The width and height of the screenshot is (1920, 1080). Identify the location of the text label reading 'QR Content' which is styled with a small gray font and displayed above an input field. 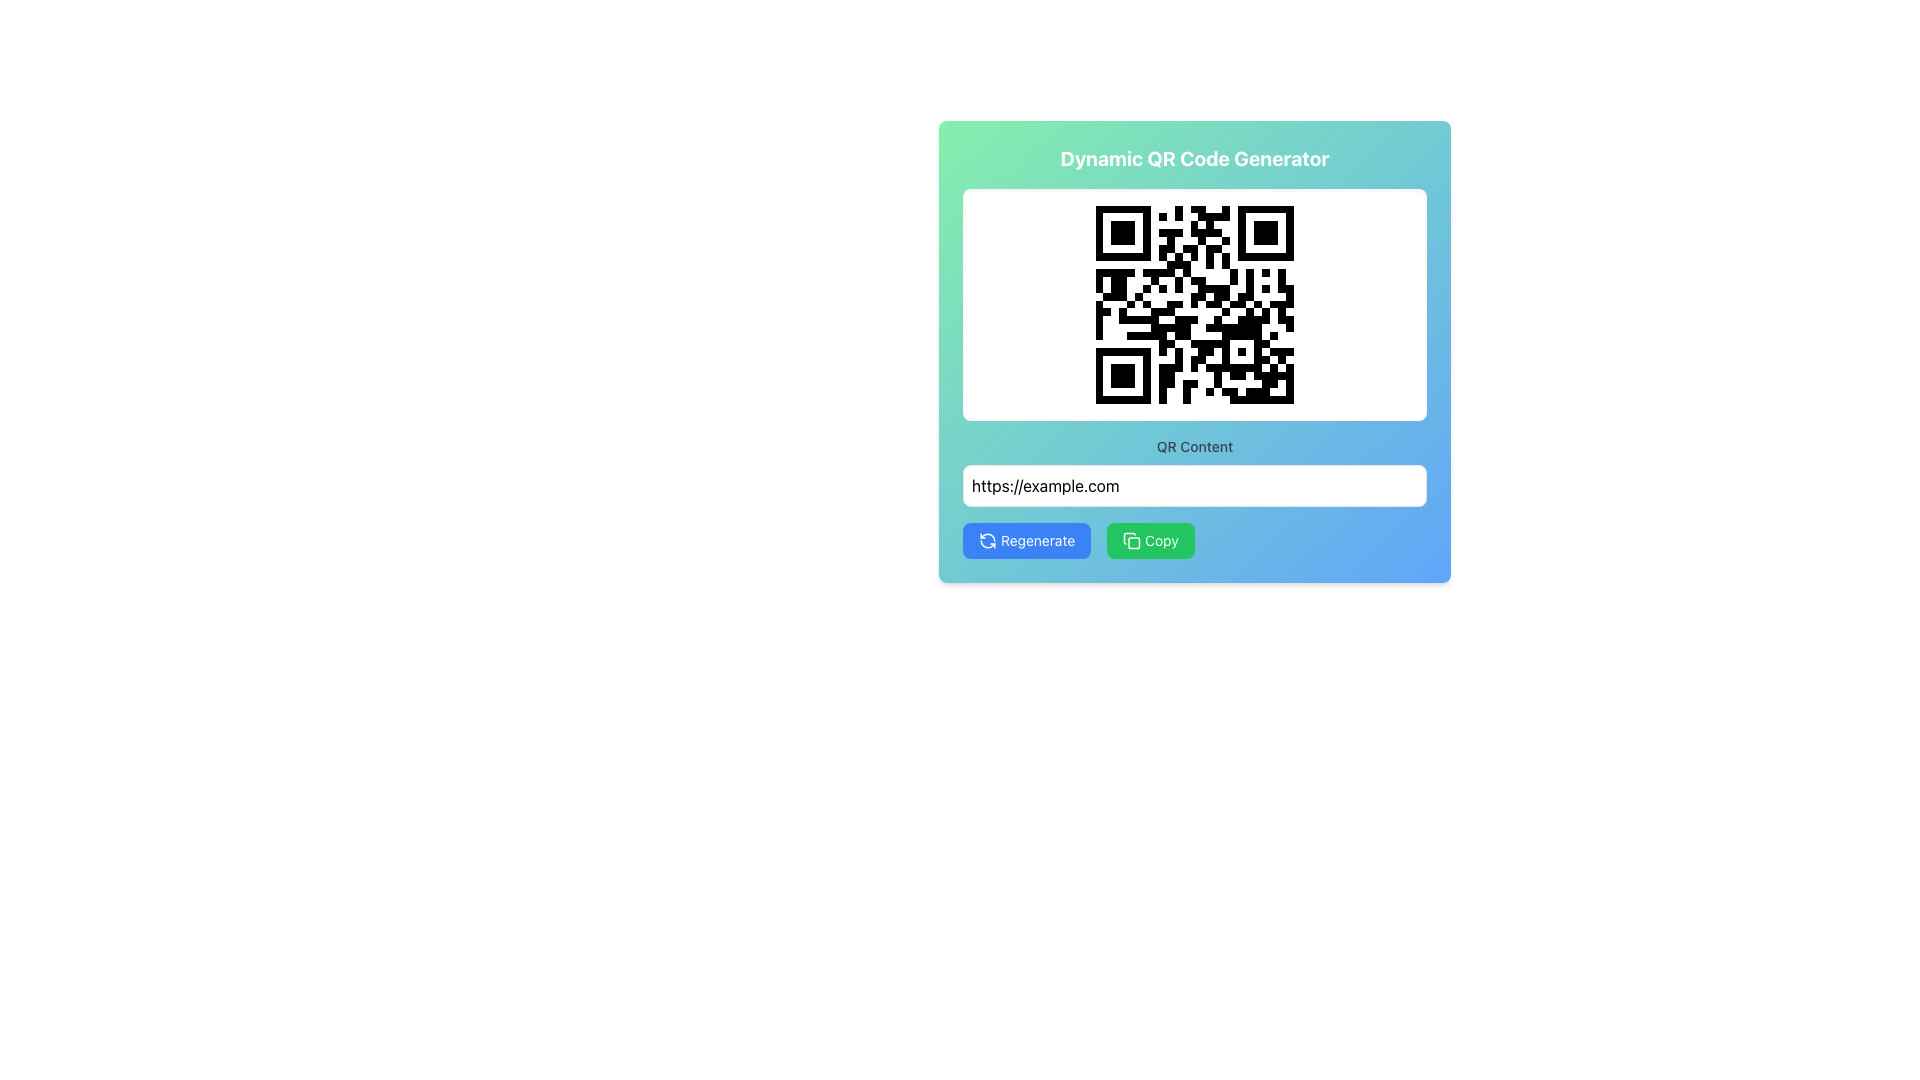
(1195, 446).